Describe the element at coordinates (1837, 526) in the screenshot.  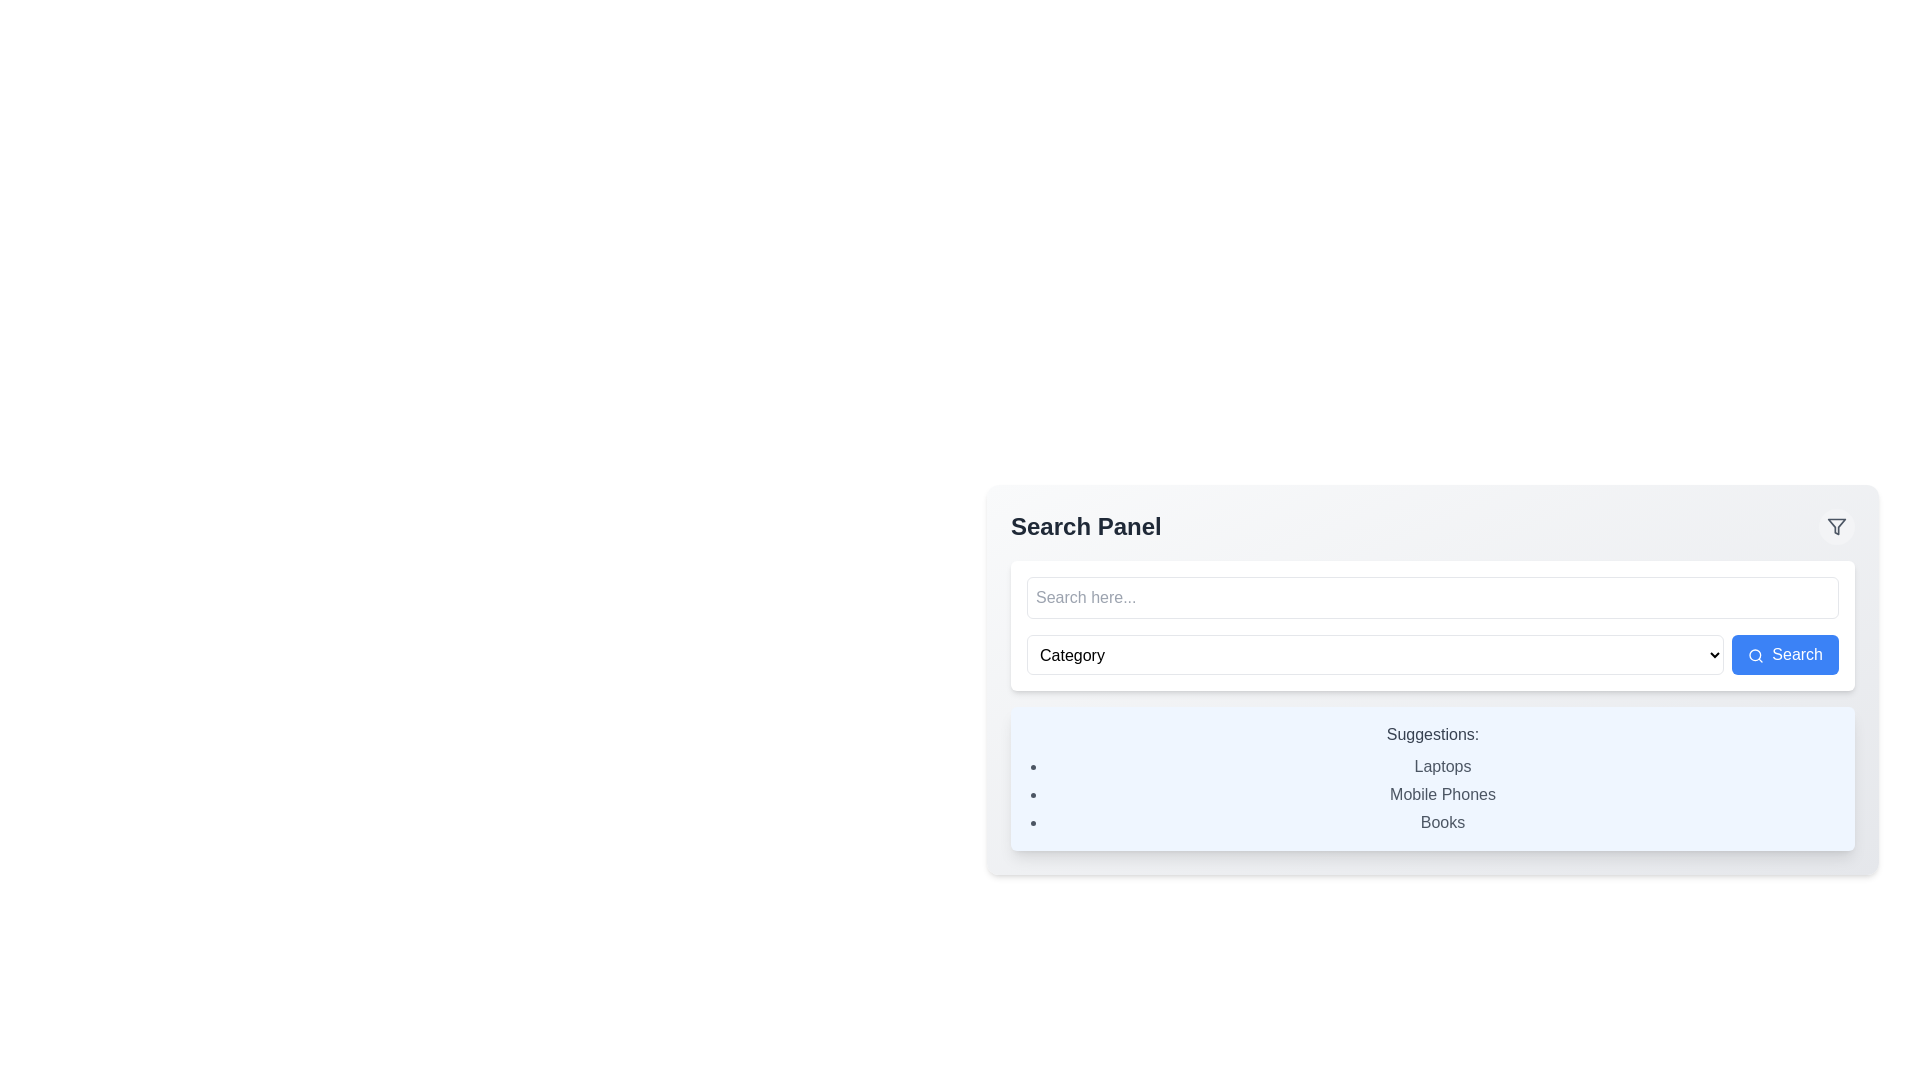
I see `the filter button located in the top-right corner of the panel, which has a small circular shape and a faint gray background` at that location.